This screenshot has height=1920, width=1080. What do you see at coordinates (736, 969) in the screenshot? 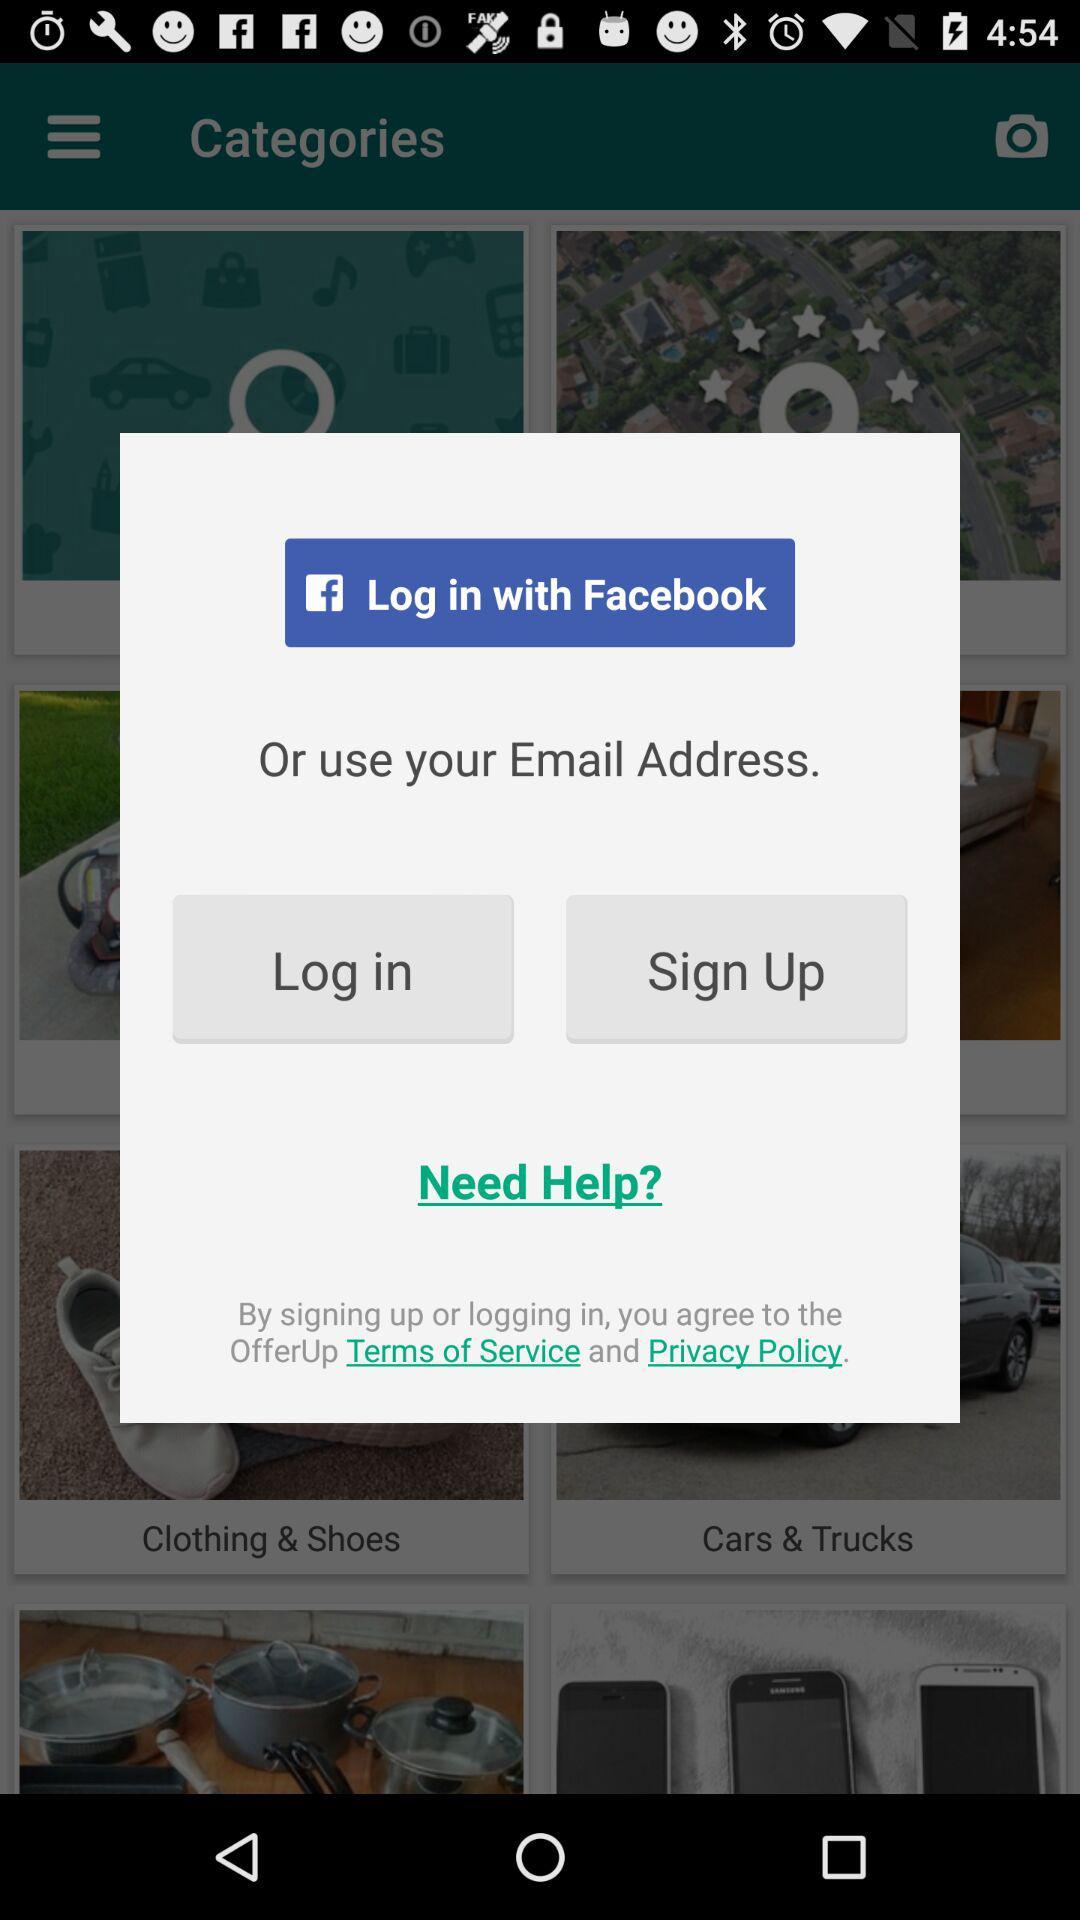
I see `the item next to the log in item` at bounding box center [736, 969].